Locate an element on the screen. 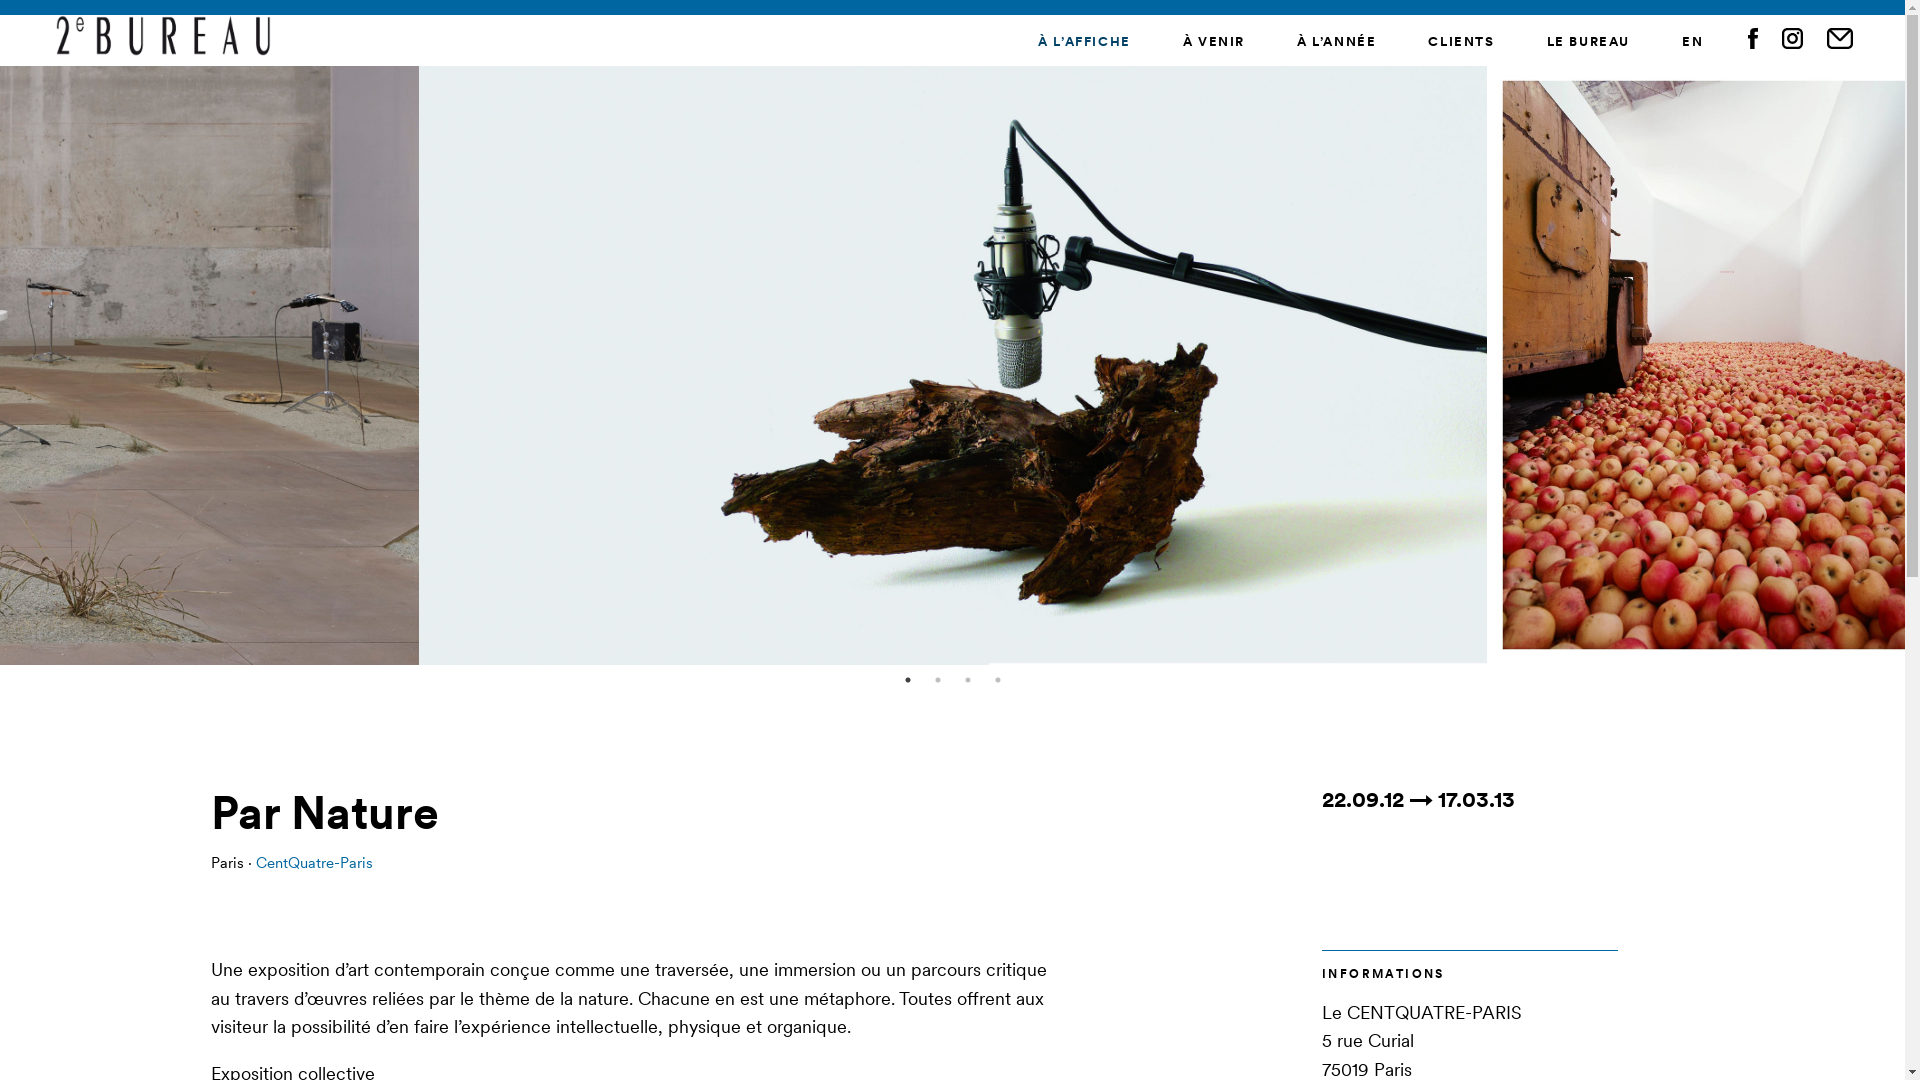 The height and width of the screenshot is (1080, 1920). 'CLIENTS' is located at coordinates (1460, 41).